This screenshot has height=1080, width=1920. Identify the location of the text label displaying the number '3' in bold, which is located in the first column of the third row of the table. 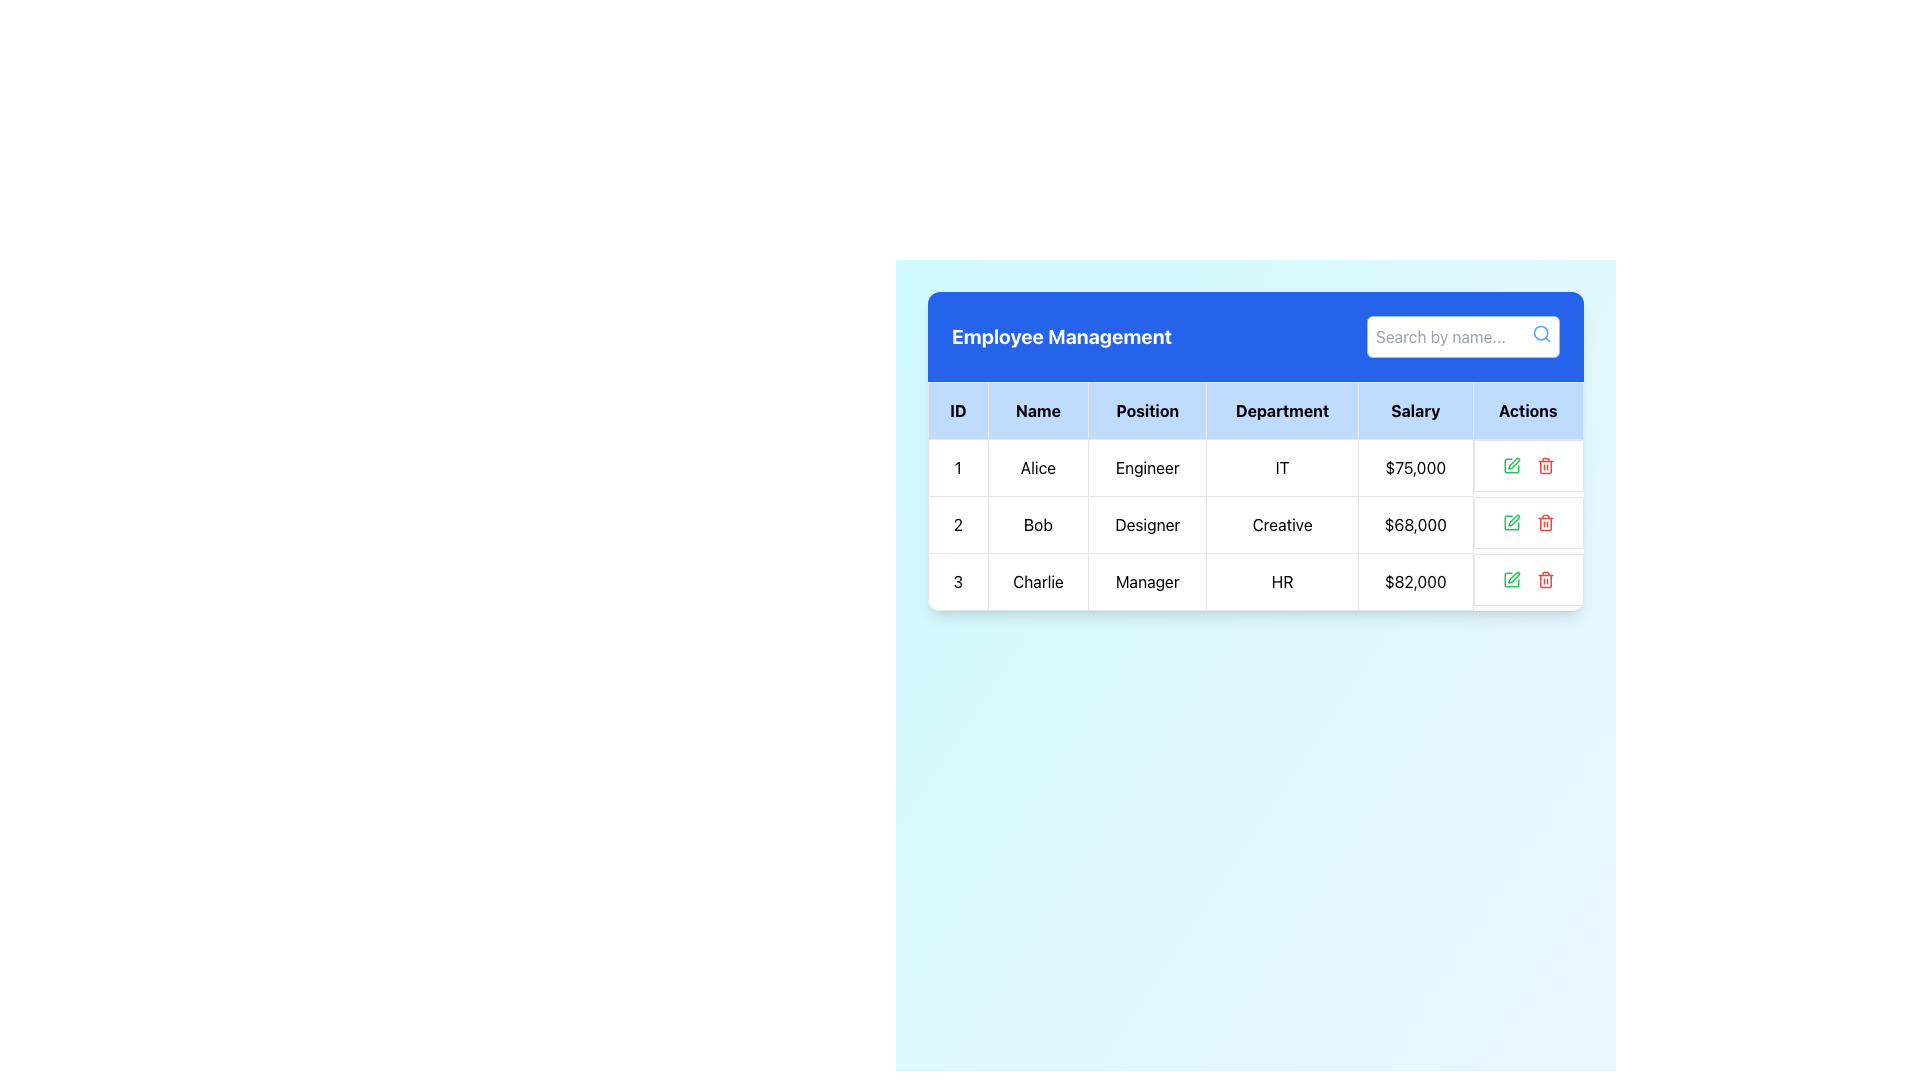
(957, 582).